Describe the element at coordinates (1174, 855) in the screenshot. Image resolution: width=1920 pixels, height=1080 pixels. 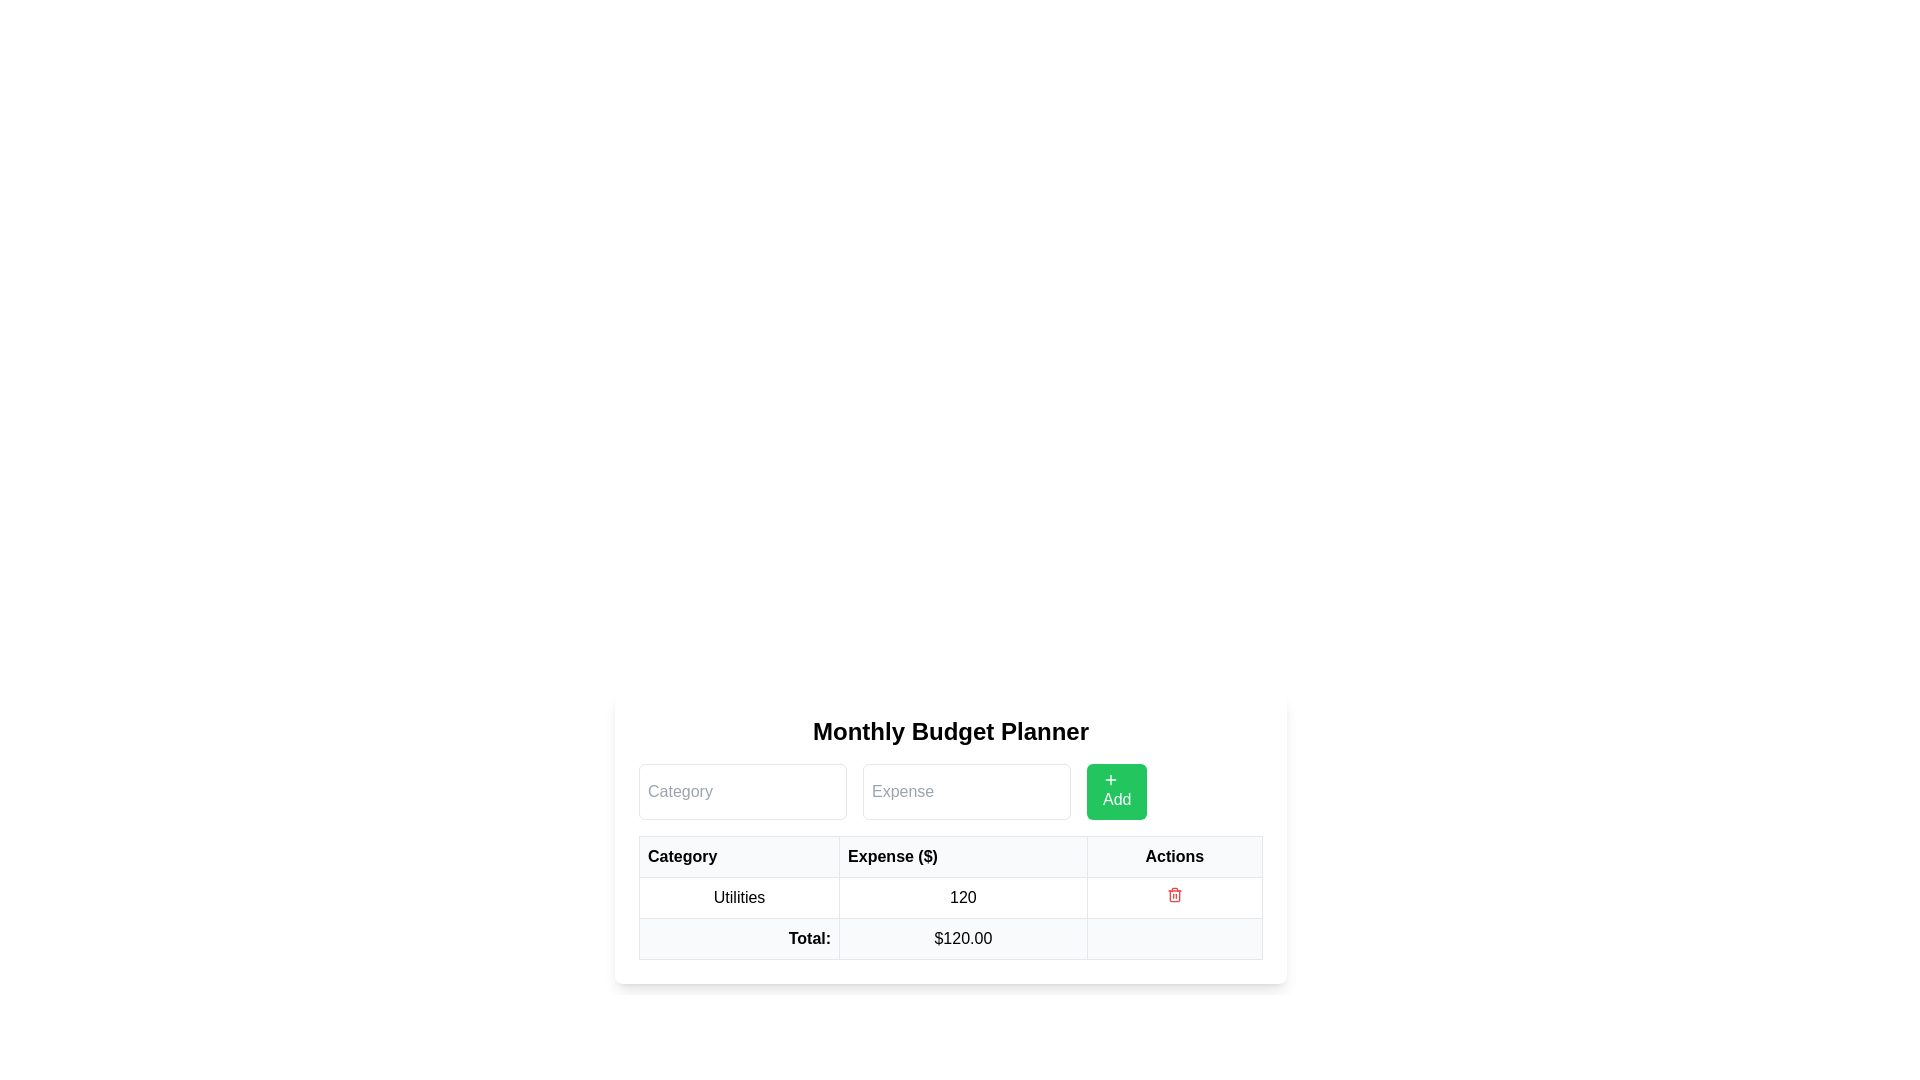
I see `the 'Actions' text label, which is a rectangular label with a white background and a thick black border, containing centered bold text in black` at that location.